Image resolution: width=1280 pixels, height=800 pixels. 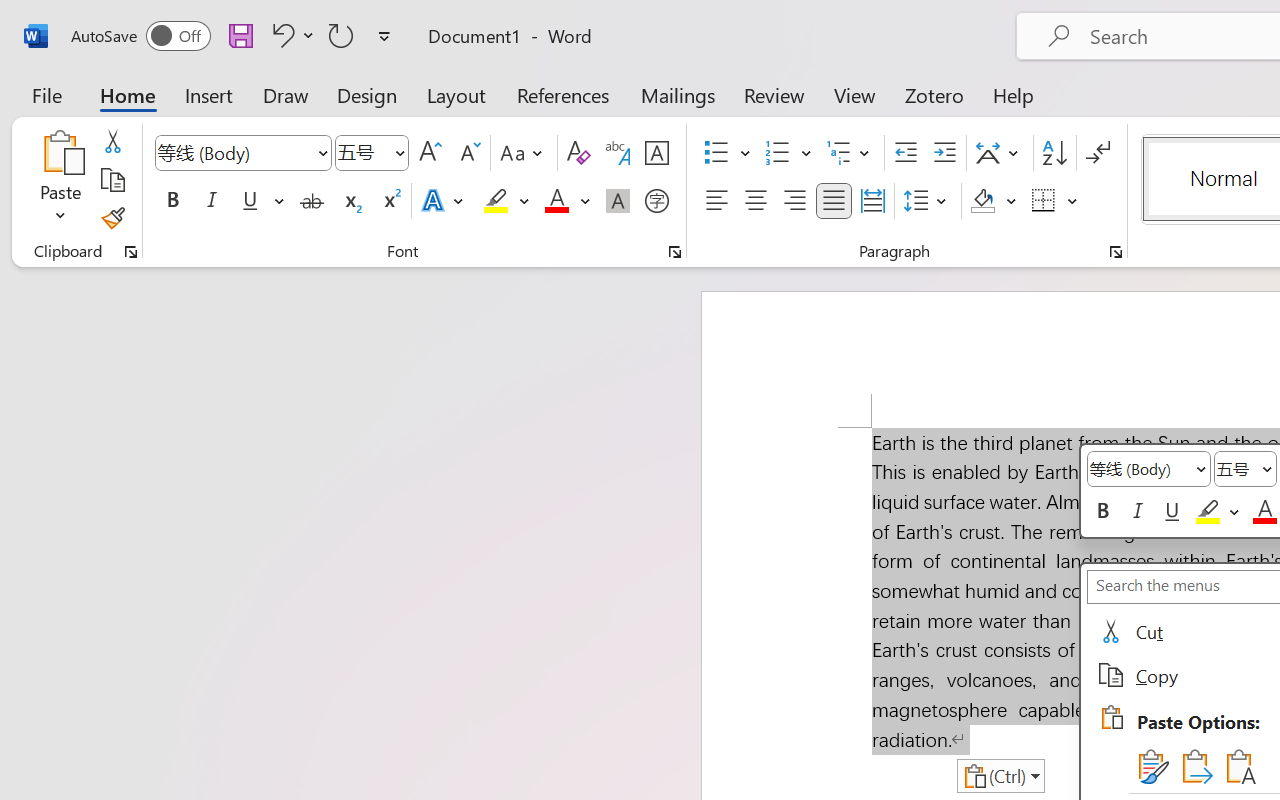 What do you see at coordinates (1194, 766) in the screenshot?
I see `'Merge Formatting'` at bounding box center [1194, 766].